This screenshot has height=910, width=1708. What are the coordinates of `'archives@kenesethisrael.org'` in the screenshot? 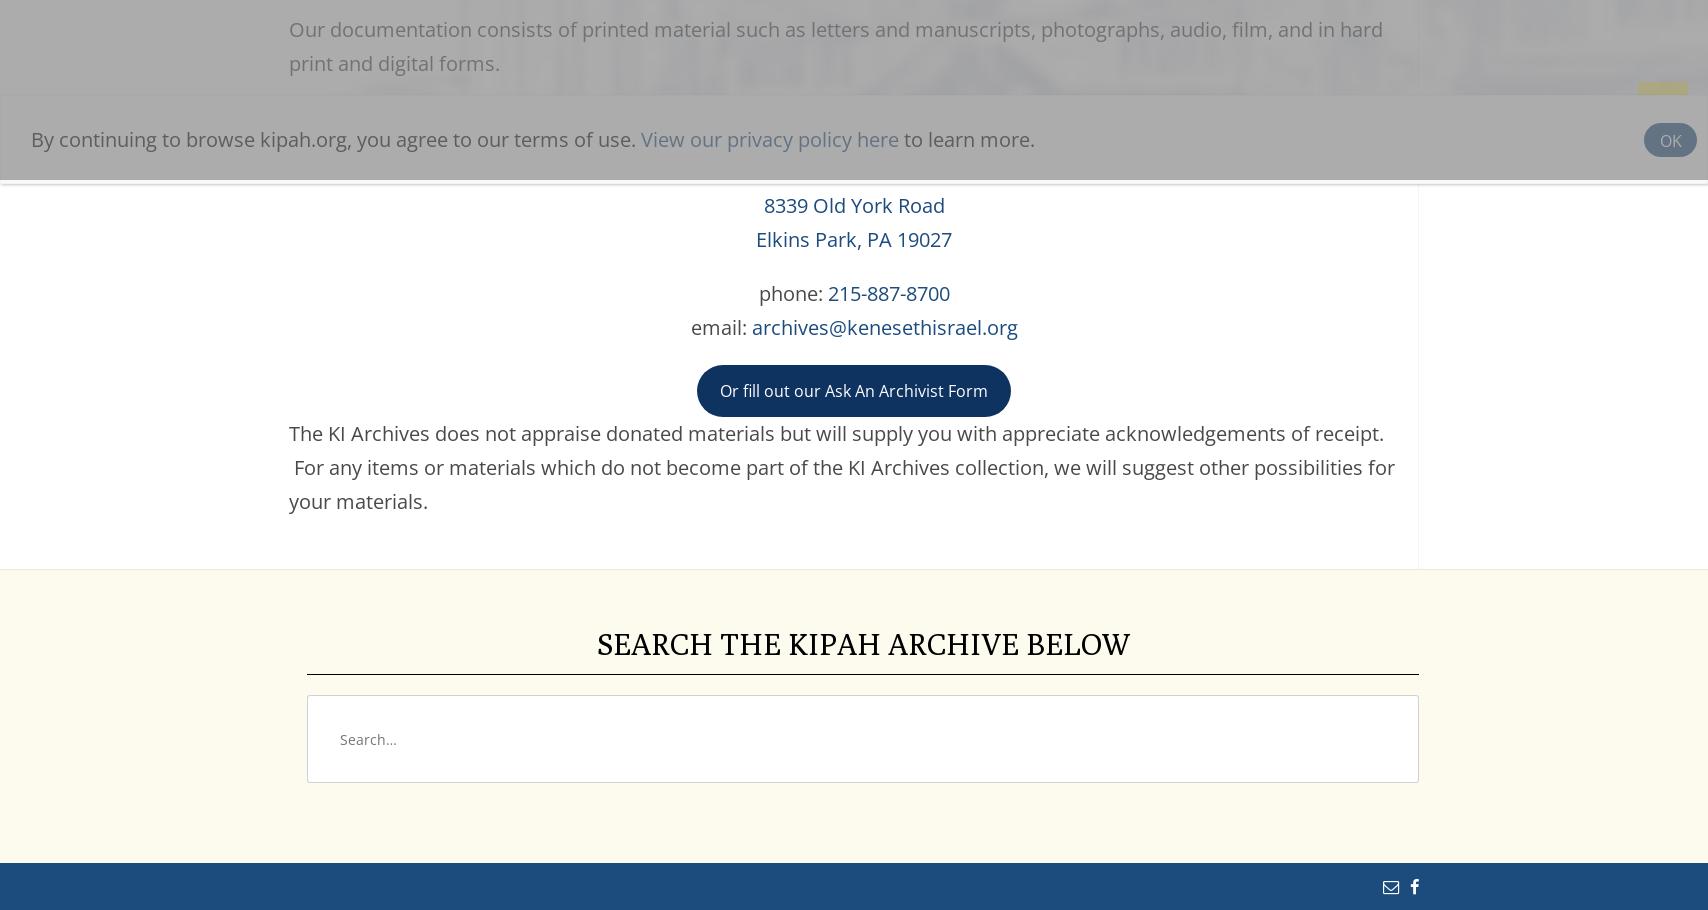 It's located at (884, 326).